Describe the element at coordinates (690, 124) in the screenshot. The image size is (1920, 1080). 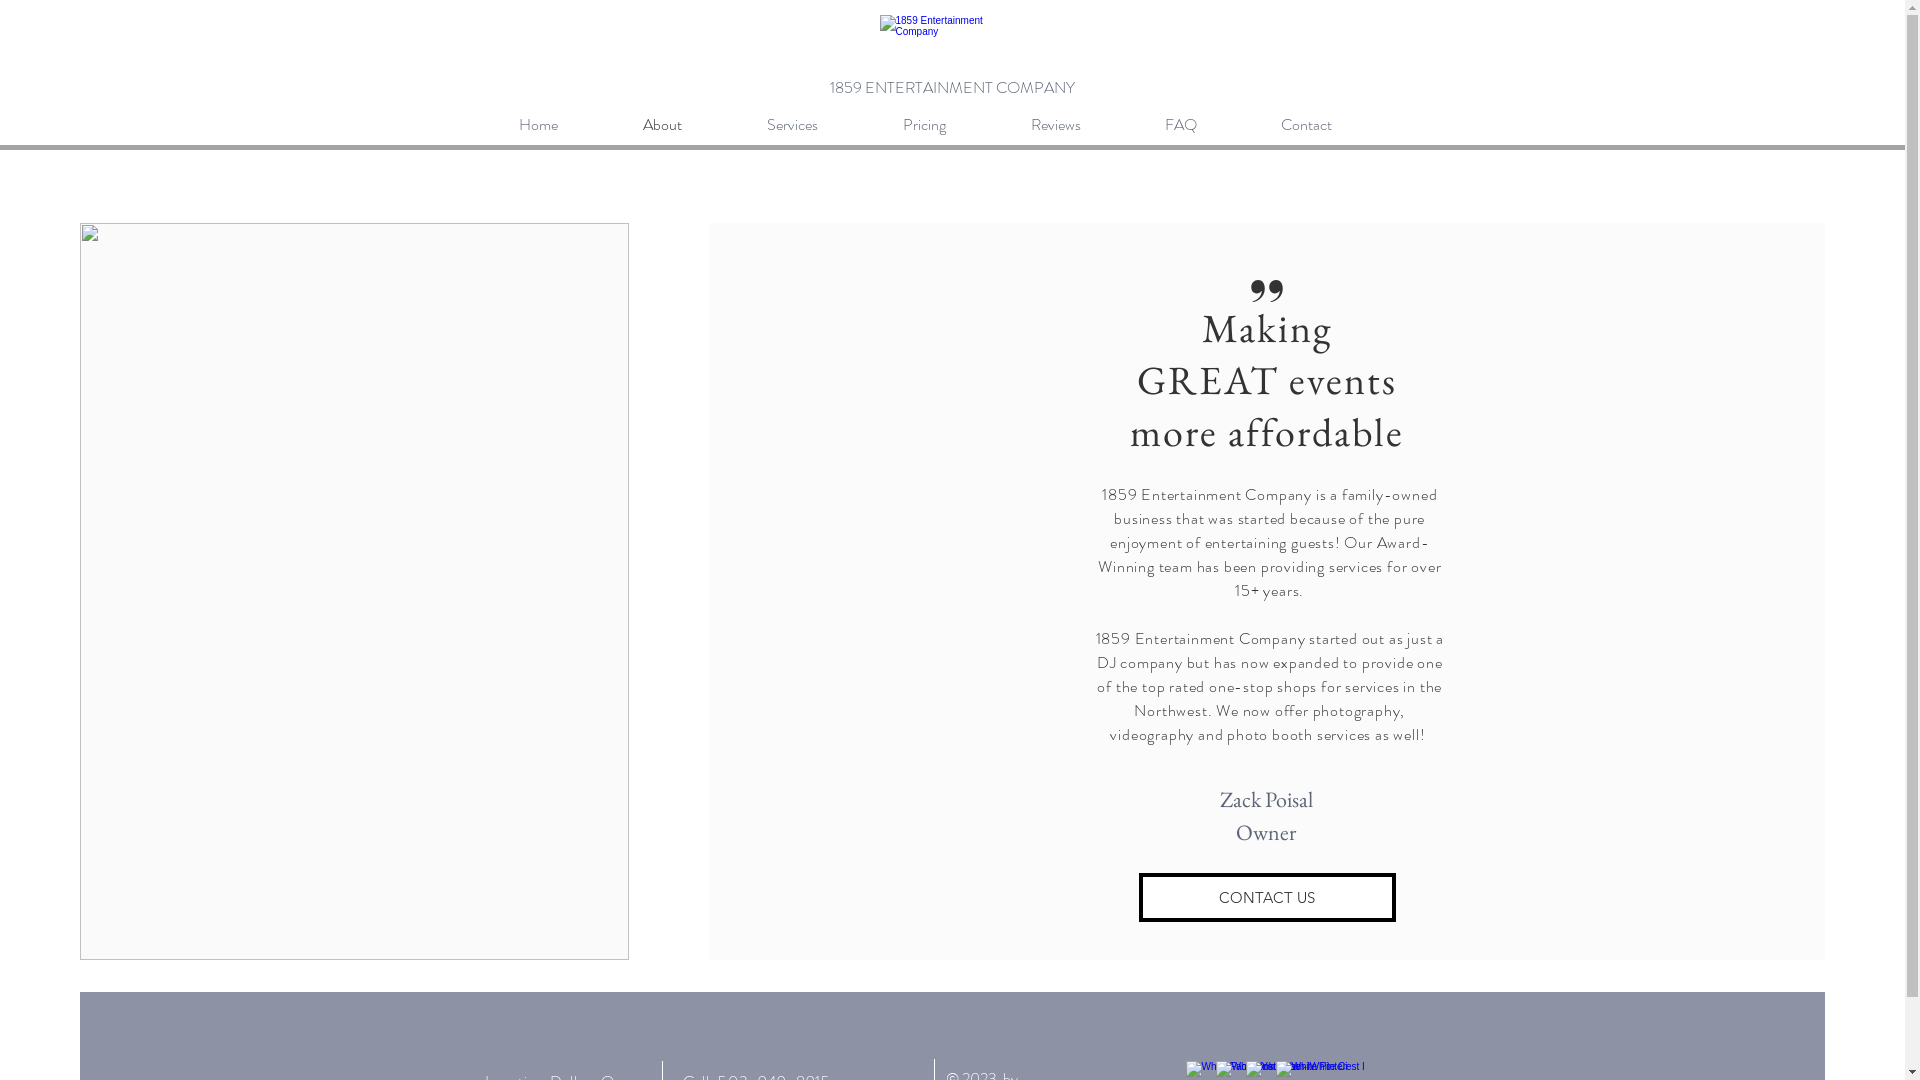
I see `'About'` at that location.